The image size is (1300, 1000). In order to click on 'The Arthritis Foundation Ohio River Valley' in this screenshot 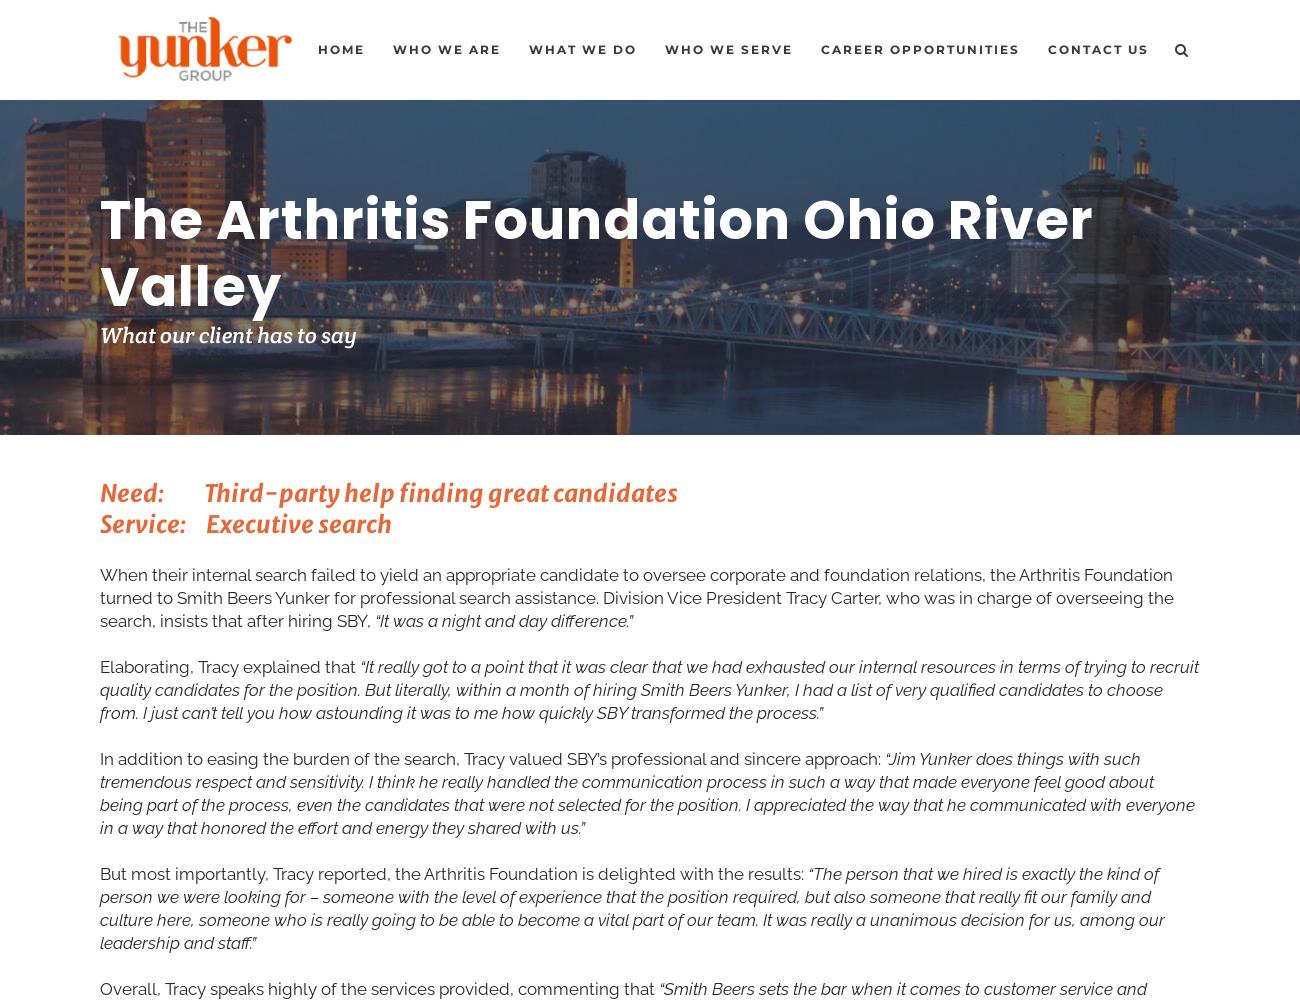, I will do `click(595, 253)`.